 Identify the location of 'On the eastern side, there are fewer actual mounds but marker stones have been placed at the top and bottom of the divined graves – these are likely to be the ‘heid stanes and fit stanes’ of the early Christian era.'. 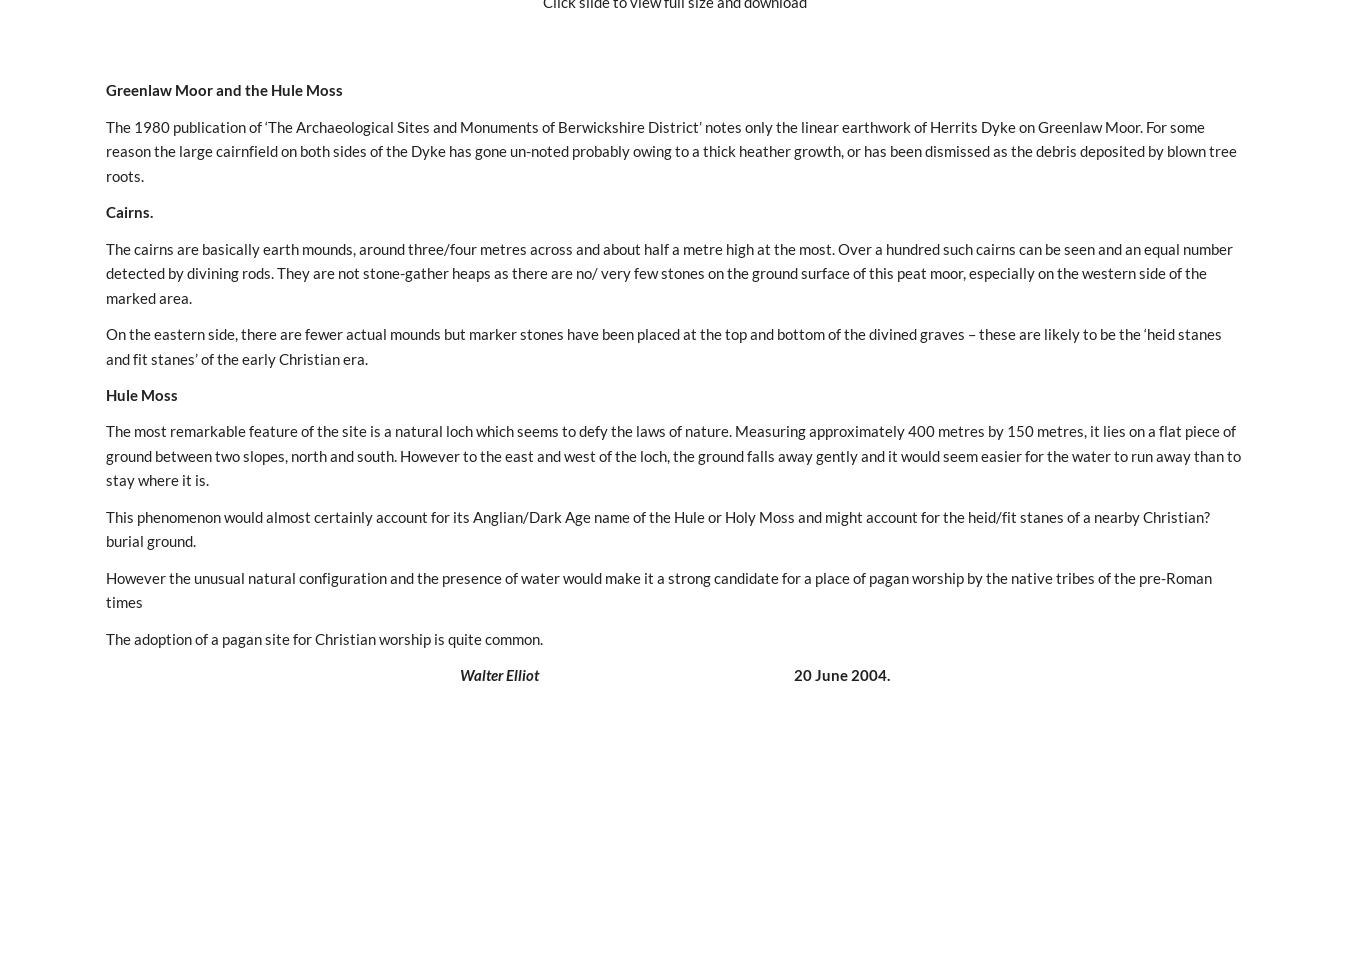
(664, 346).